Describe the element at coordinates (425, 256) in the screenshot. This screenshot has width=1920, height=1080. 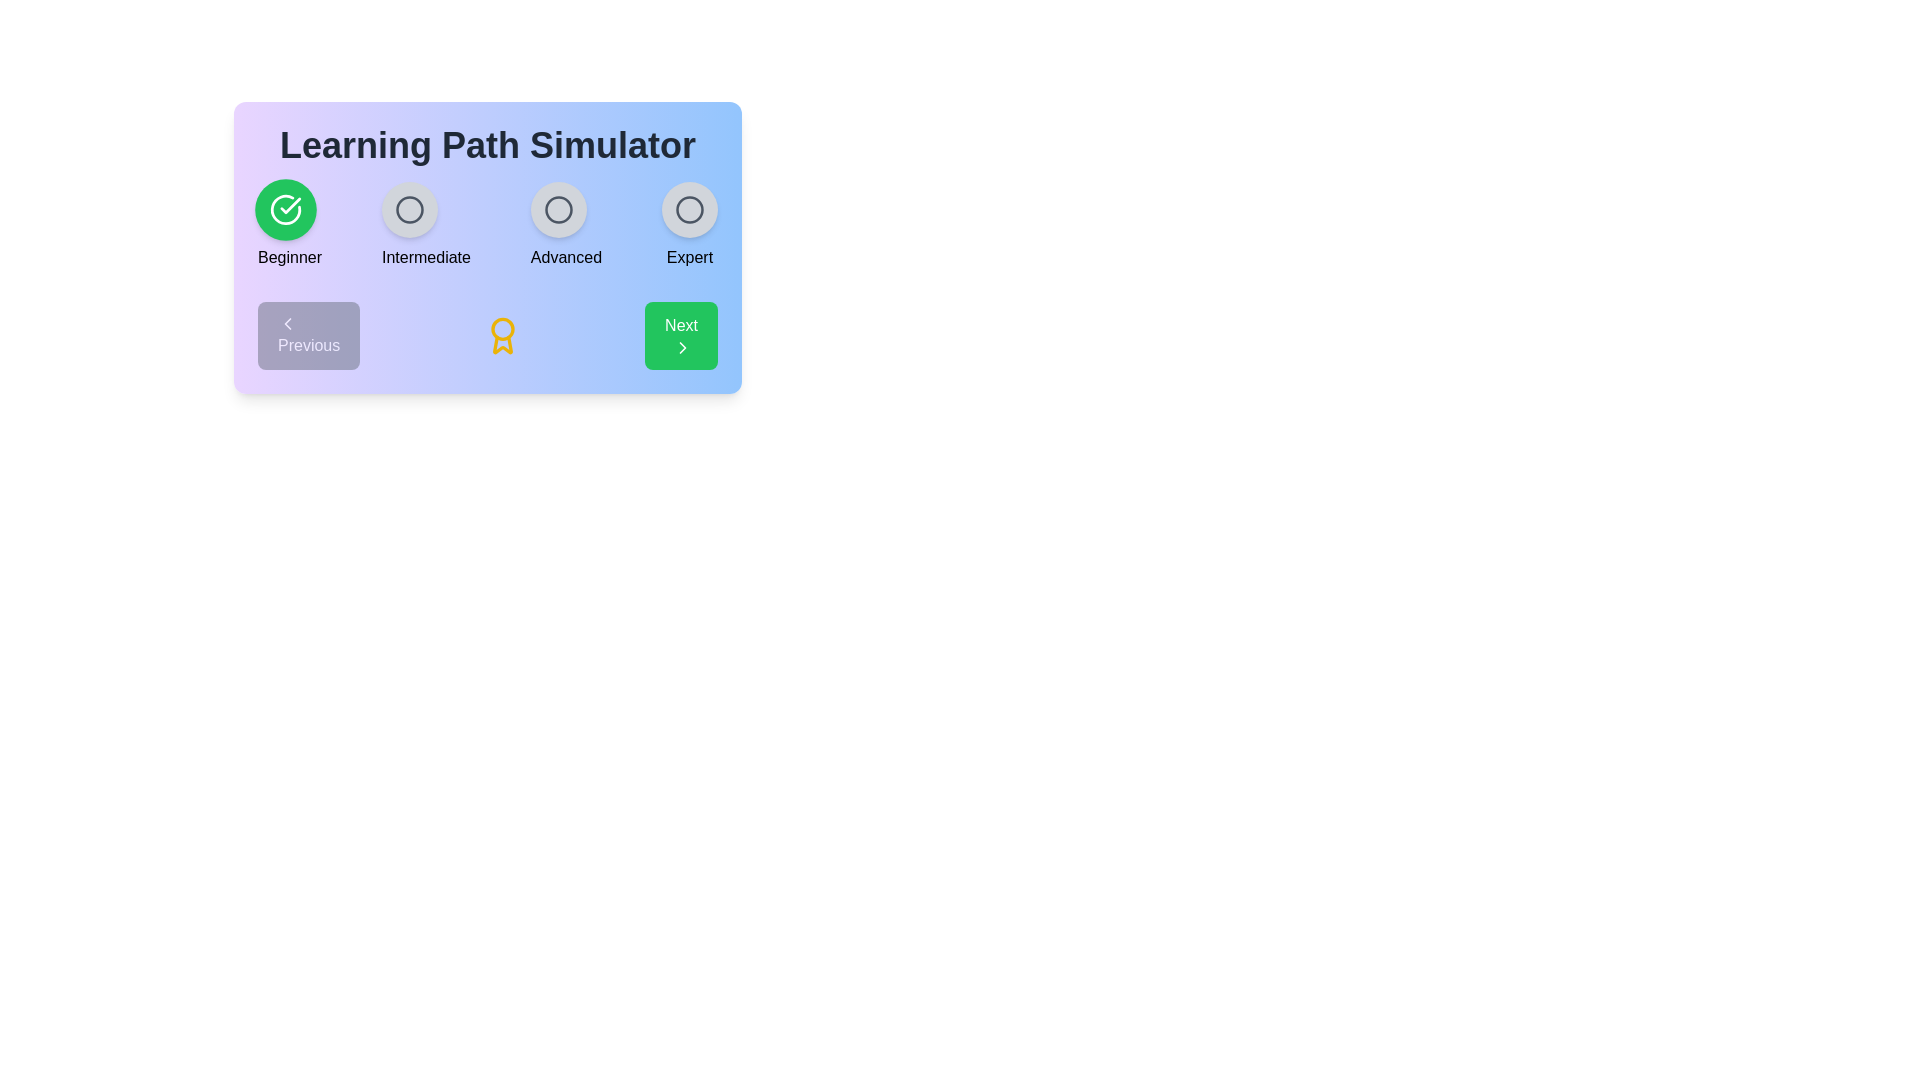
I see `the 'Intermediate' level text label, which is the second in a series of four levels labeled 'Beginner,' 'Intermediate,' 'Advanced,' and 'Expert.' It is positioned centrally below its corresponding circular icon` at that location.